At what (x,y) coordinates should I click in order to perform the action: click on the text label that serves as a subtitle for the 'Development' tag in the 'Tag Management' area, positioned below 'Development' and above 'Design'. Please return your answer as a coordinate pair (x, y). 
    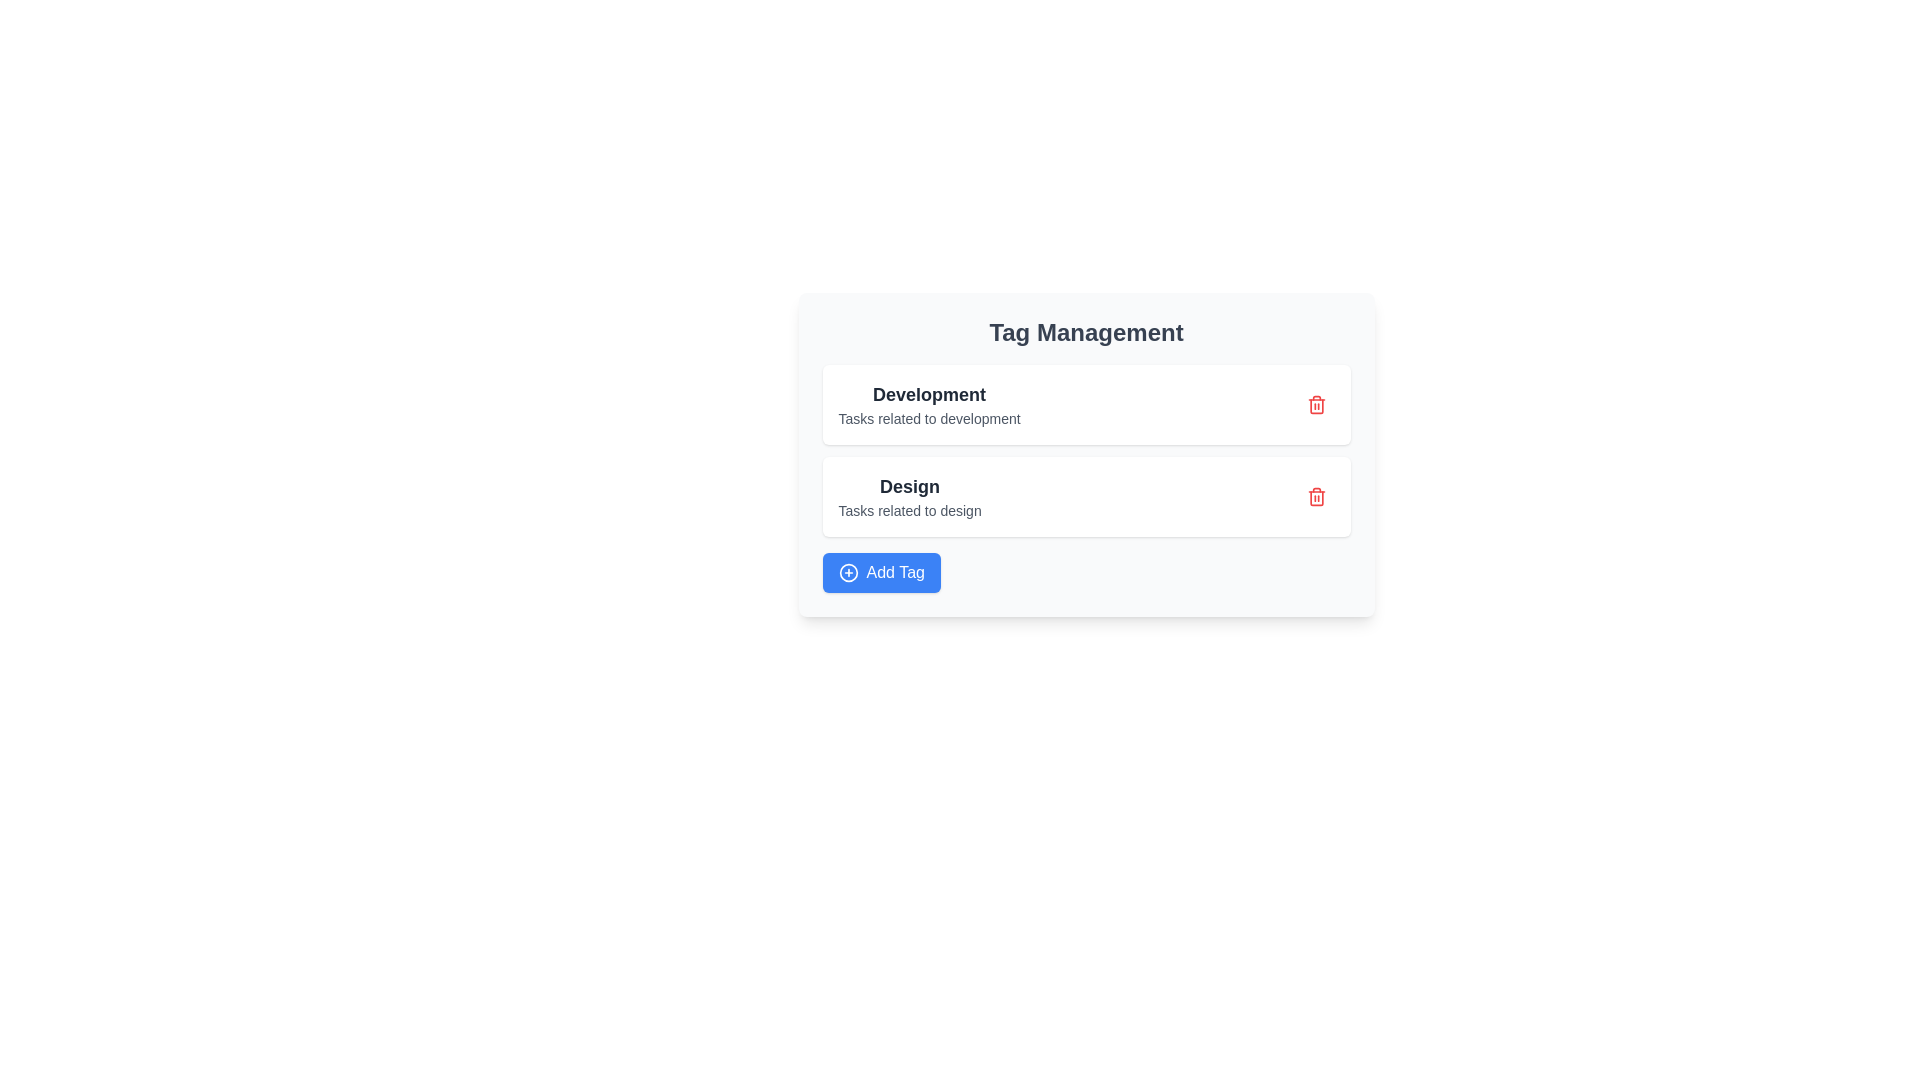
    Looking at the image, I should click on (928, 418).